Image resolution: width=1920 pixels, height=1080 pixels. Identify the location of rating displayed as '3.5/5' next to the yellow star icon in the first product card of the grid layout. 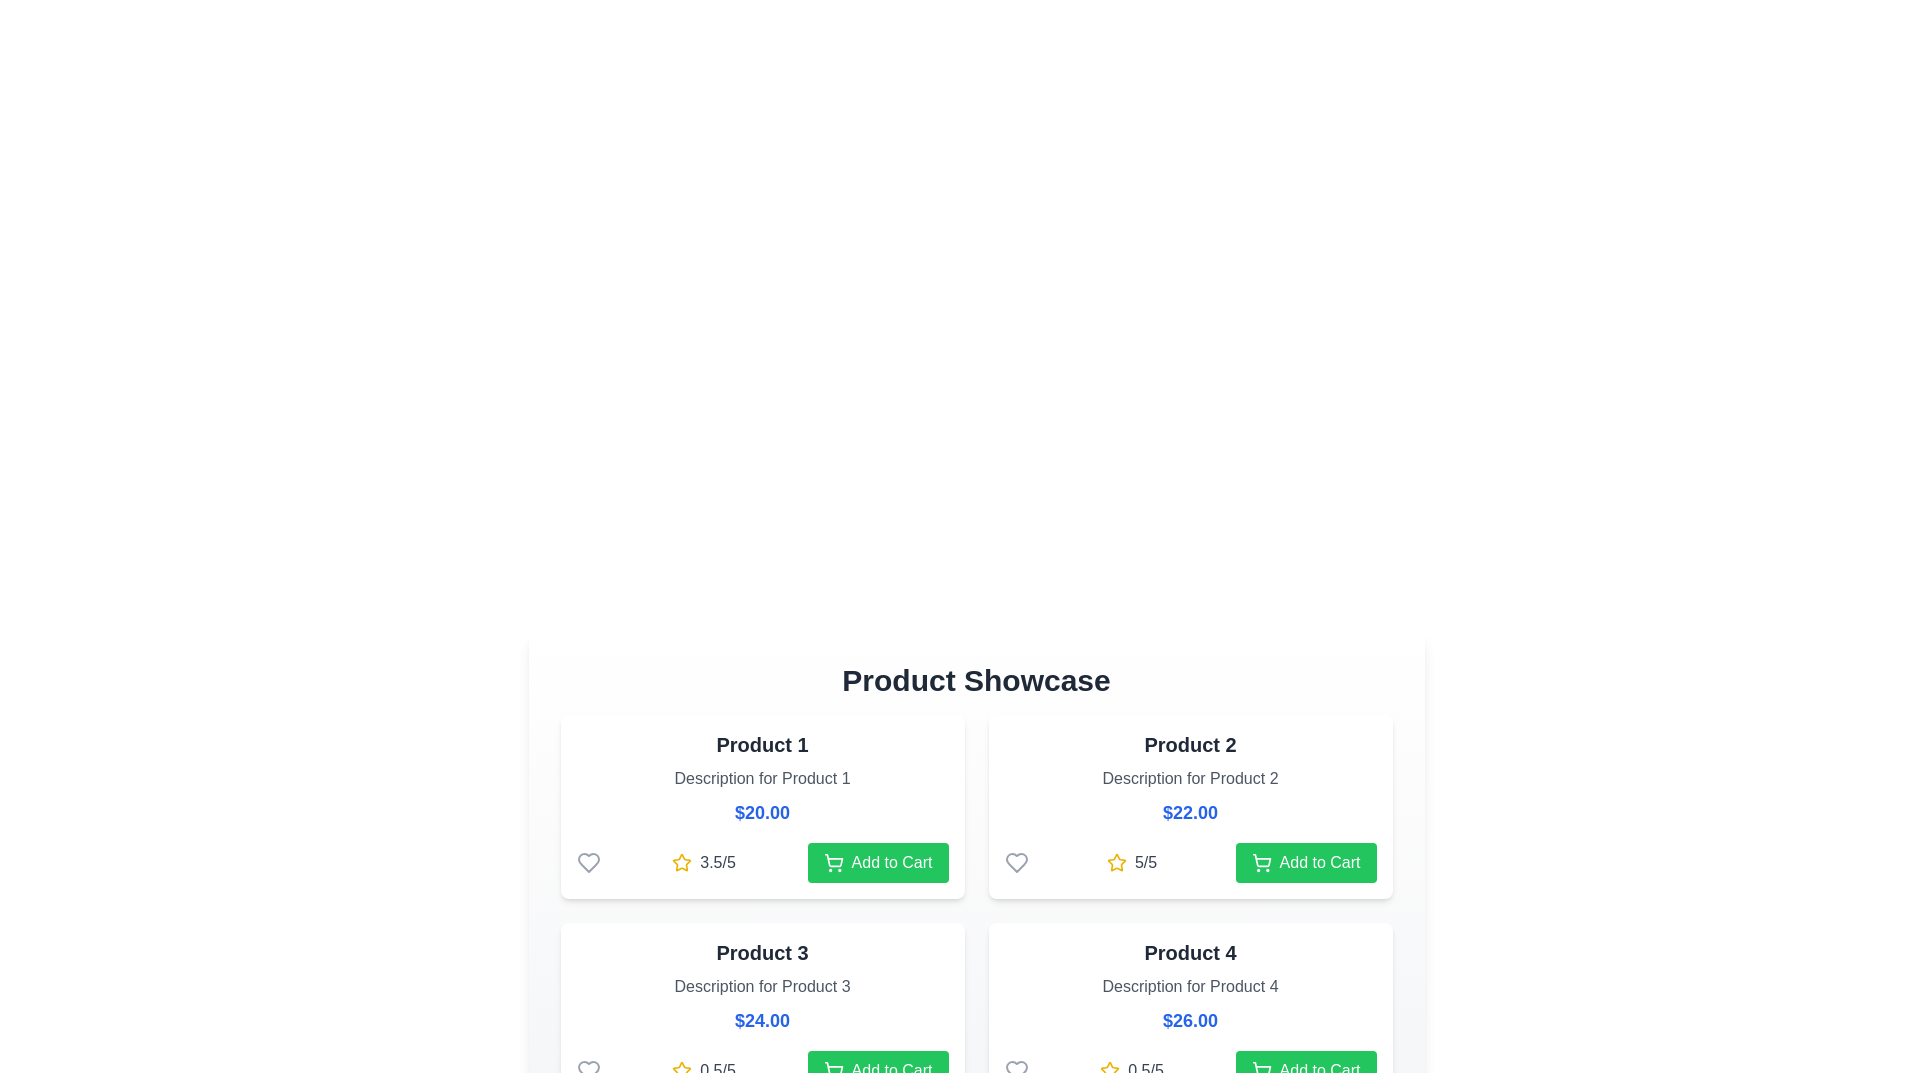
(718, 862).